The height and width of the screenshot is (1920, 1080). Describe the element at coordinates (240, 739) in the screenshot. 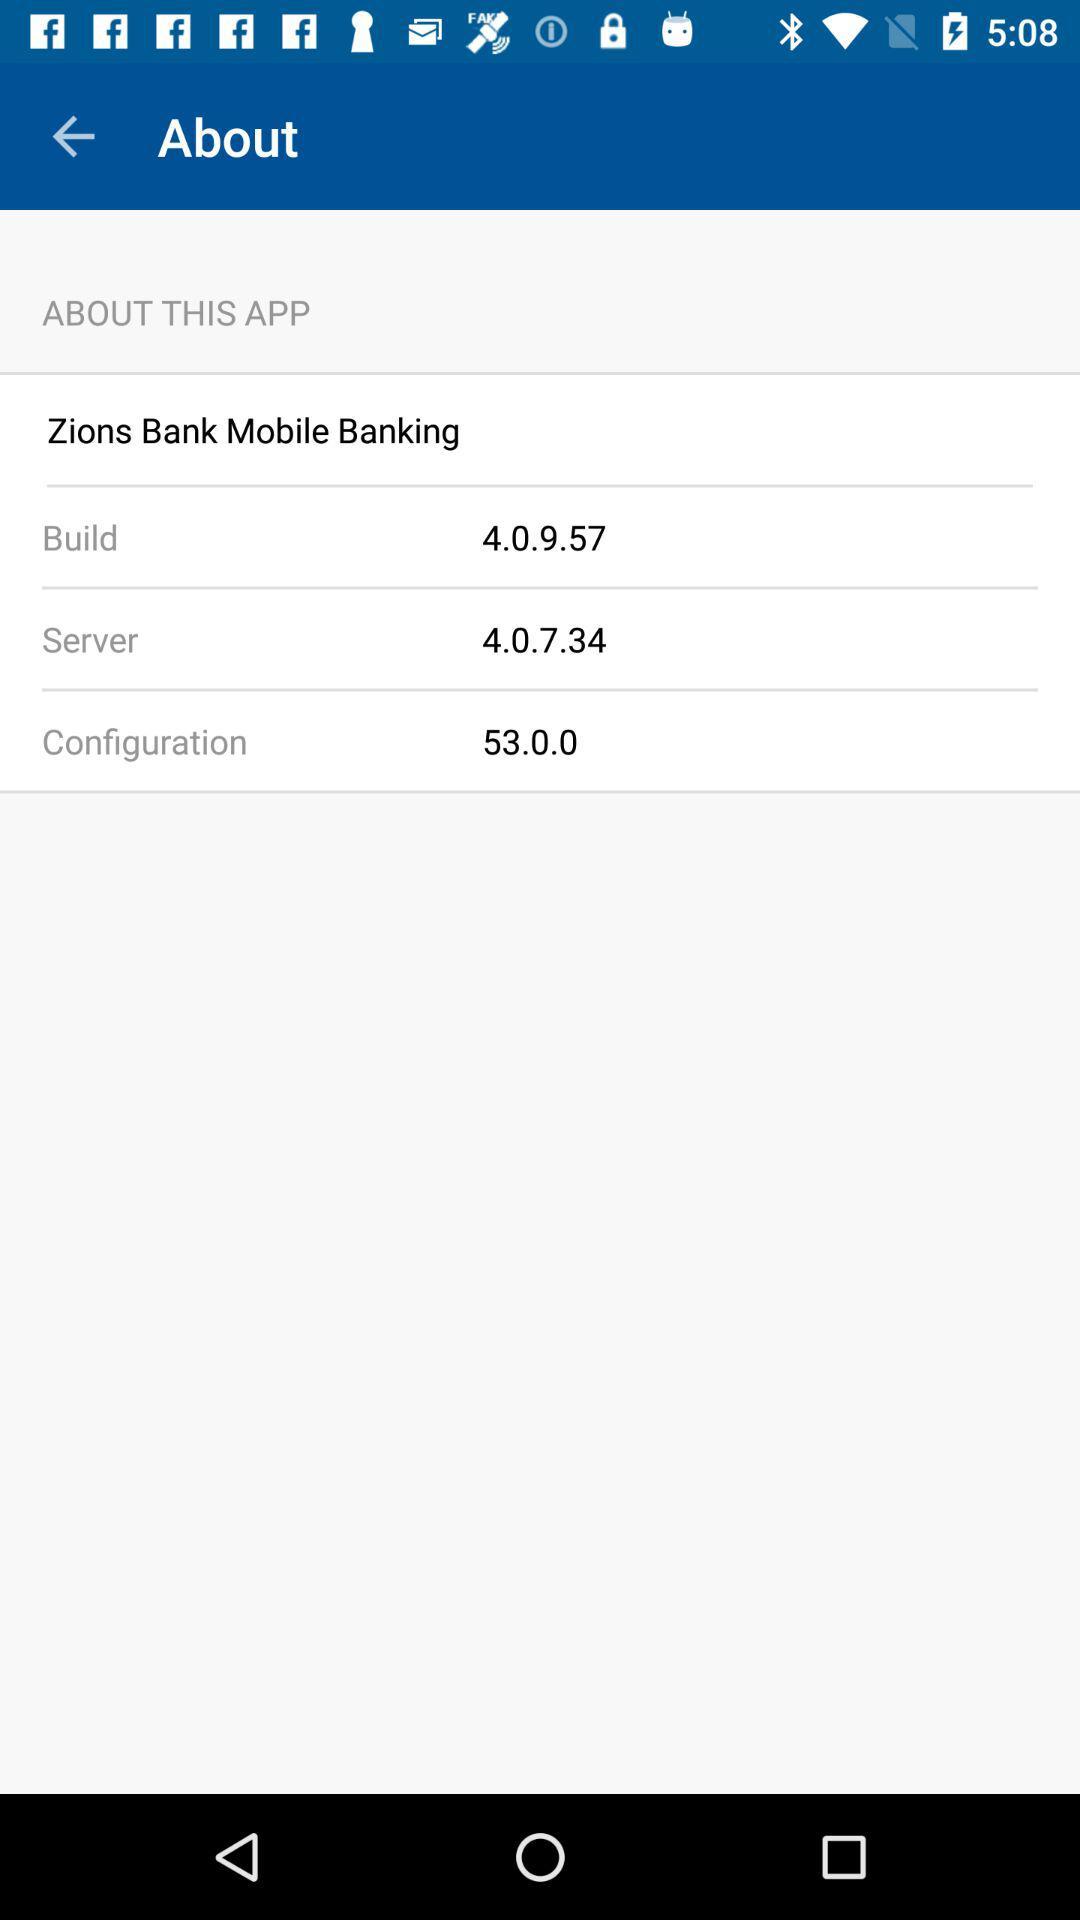

I see `the item next to the 53.0.0 icon` at that location.